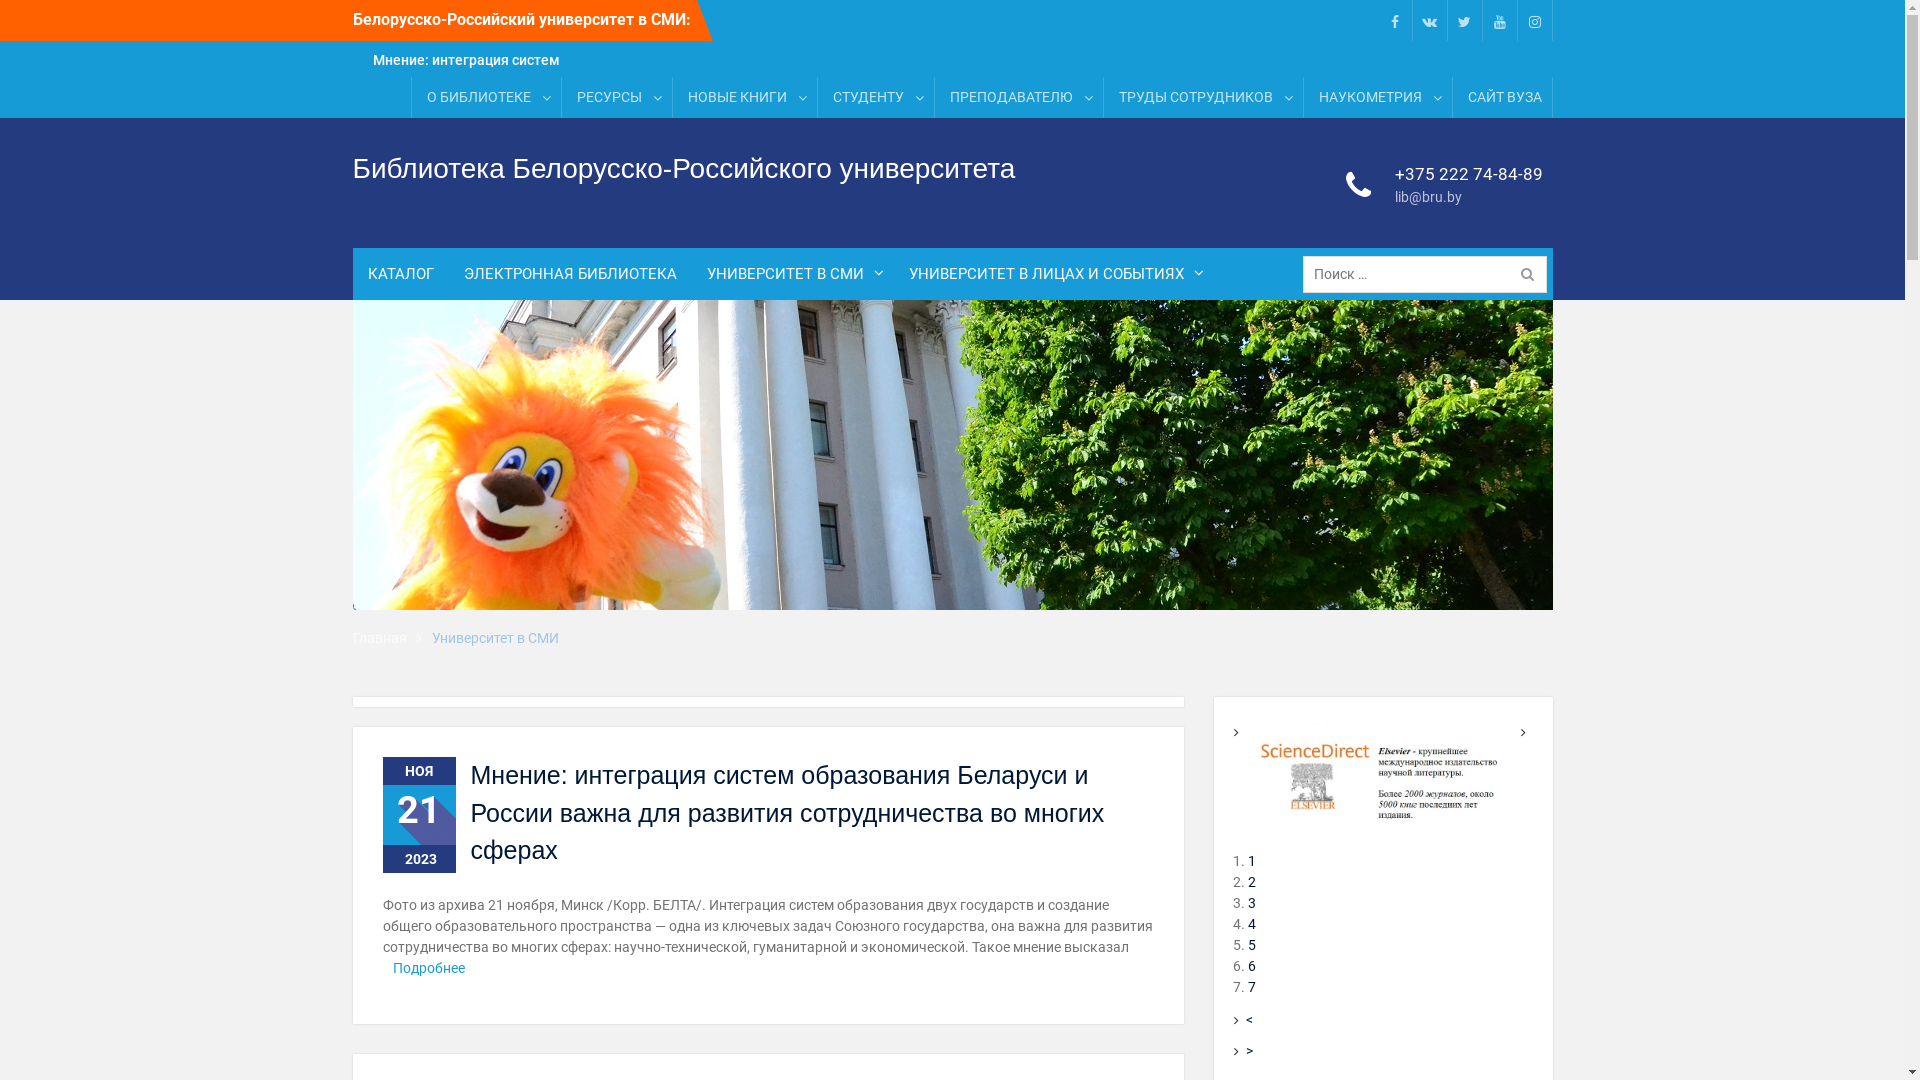 The height and width of the screenshot is (1080, 1920). What do you see at coordinates (1247, 902) in the screenshot?
I see `'3'` at bounding box center [1247, 902].